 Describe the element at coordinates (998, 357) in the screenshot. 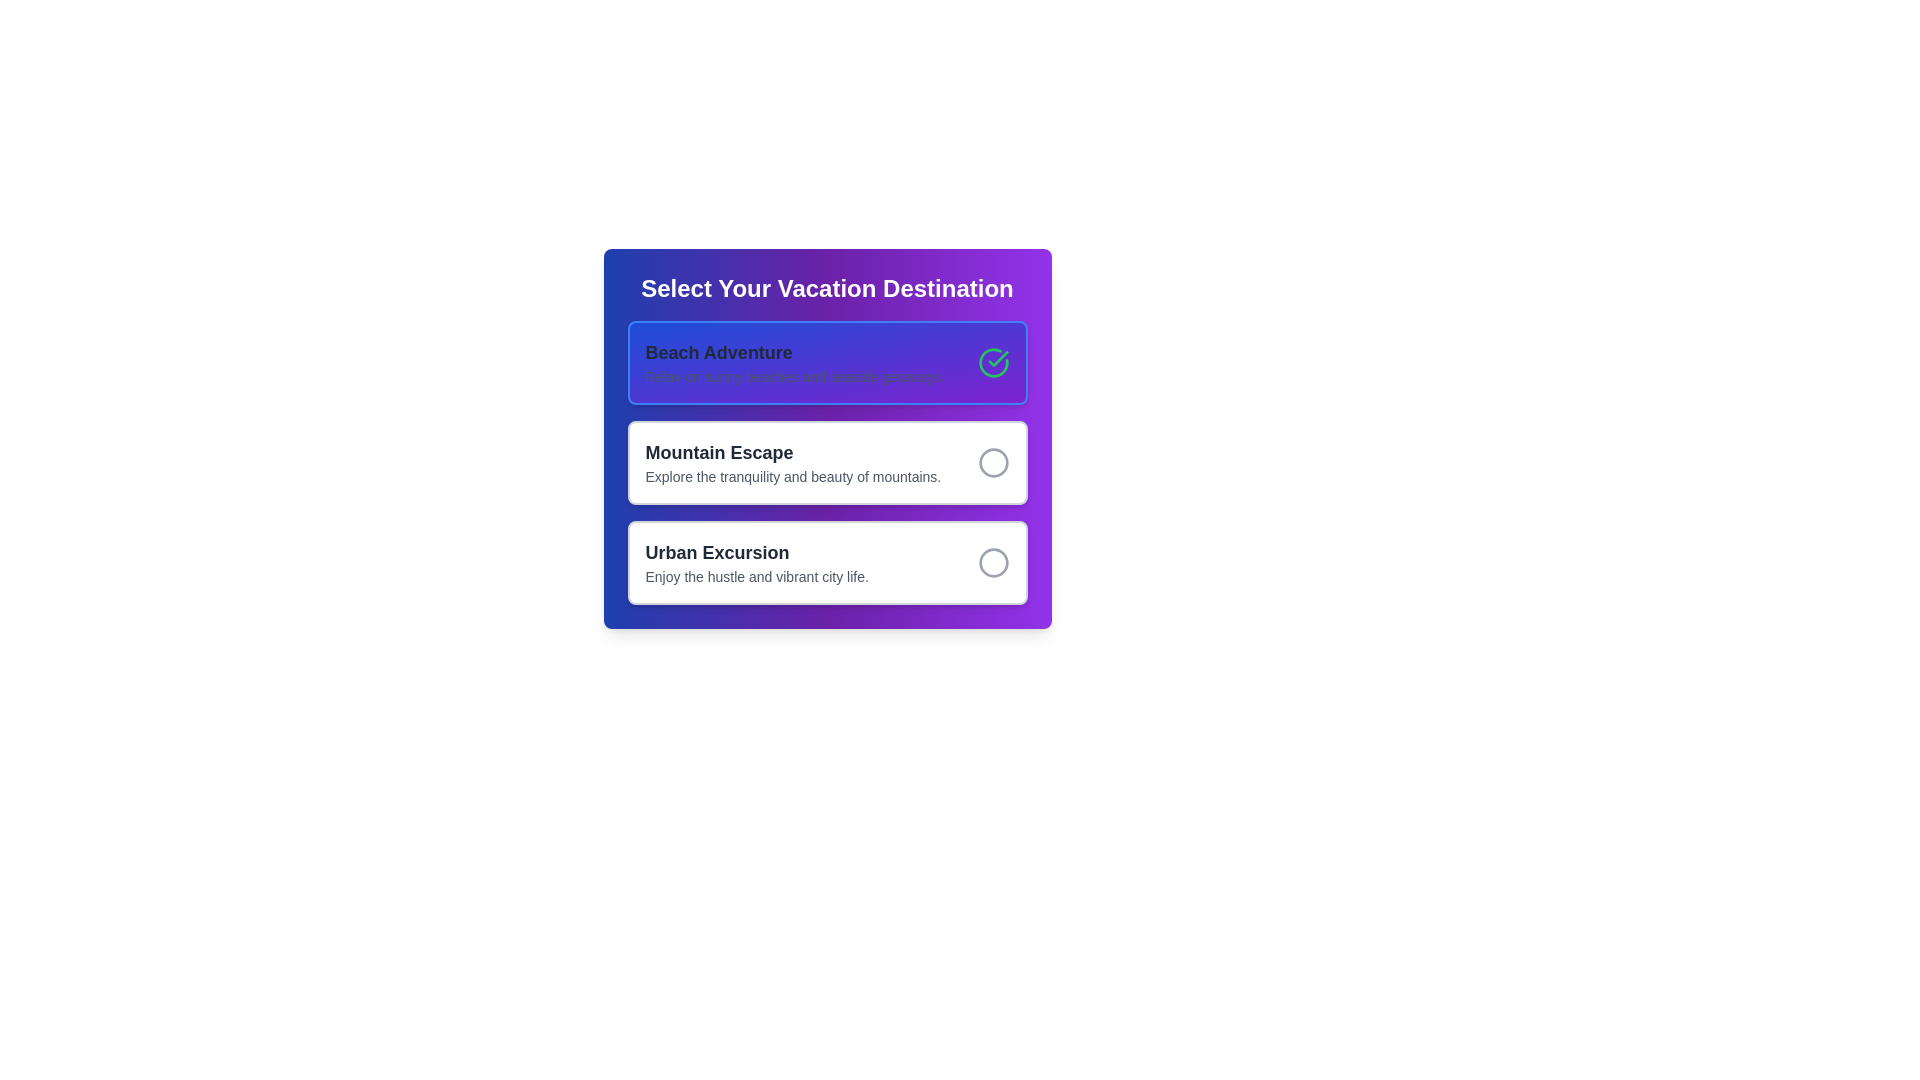

I see `the icon indicating that the 'Beach Adventure' option has been selected by clicking on it in the top-right corner of the corresponding card` at that location.